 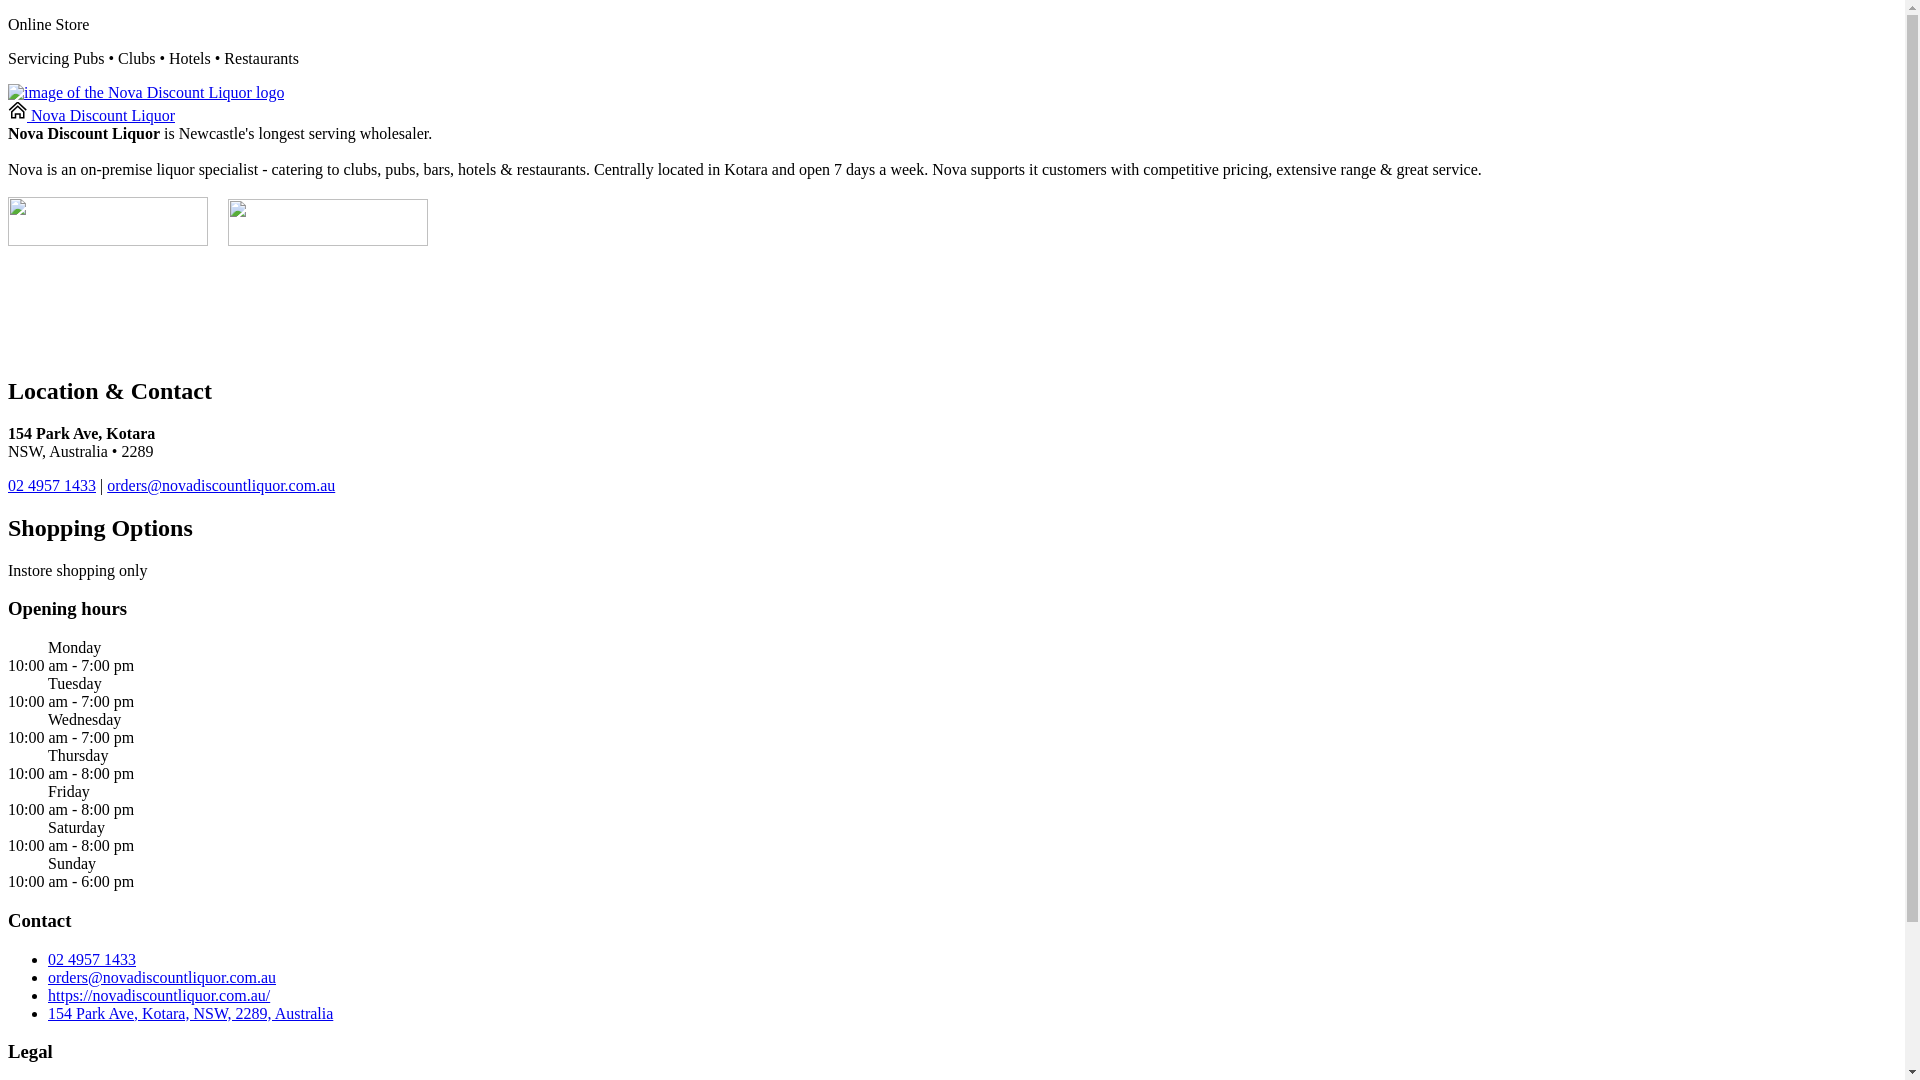 What do you see at coordinates (52, 485) in the screenshot?
I see `'02 4957 1433'` at bounding box center [52, 485].